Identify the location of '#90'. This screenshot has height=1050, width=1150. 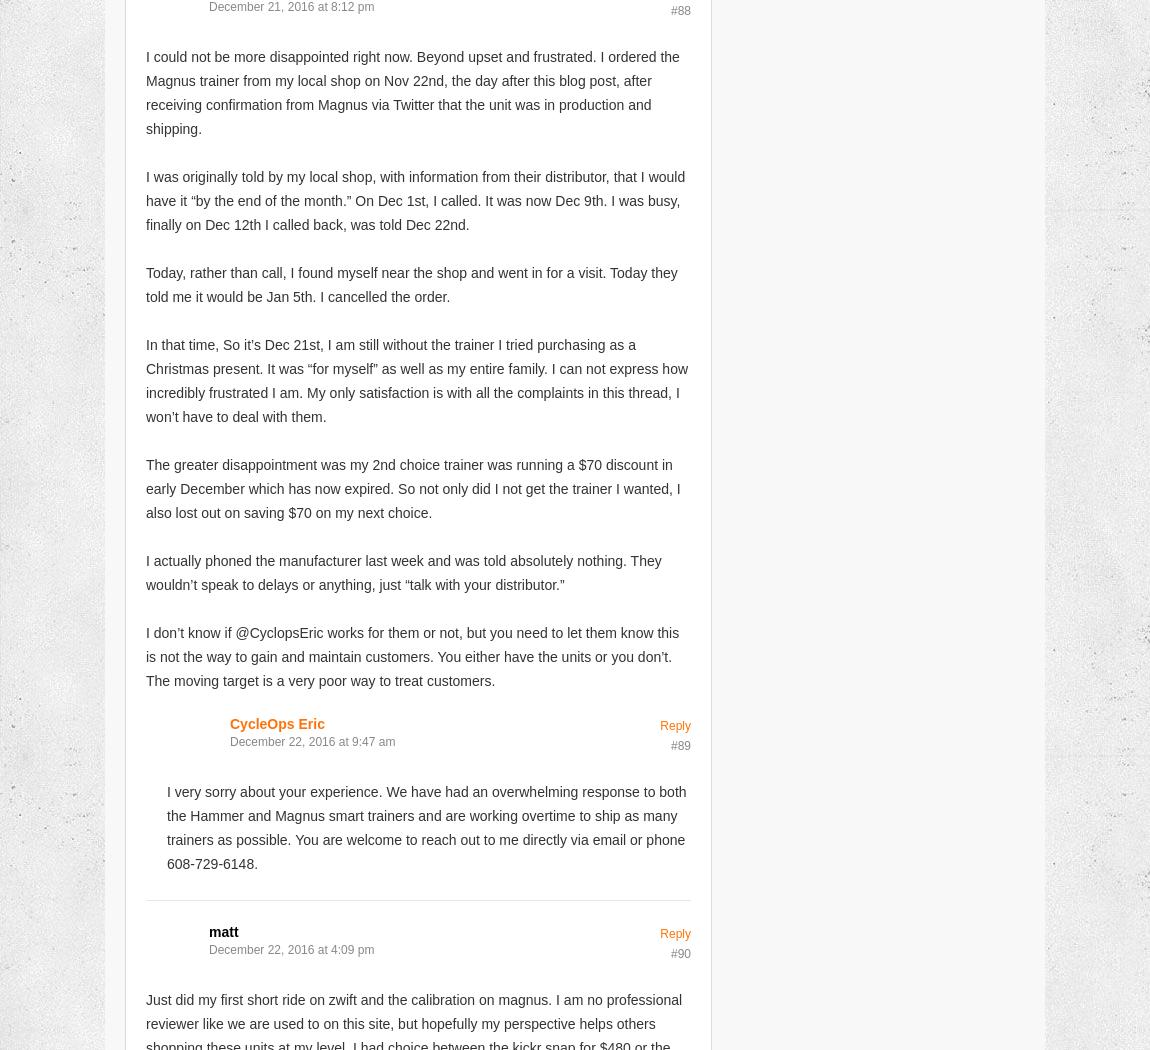
(679, 951).